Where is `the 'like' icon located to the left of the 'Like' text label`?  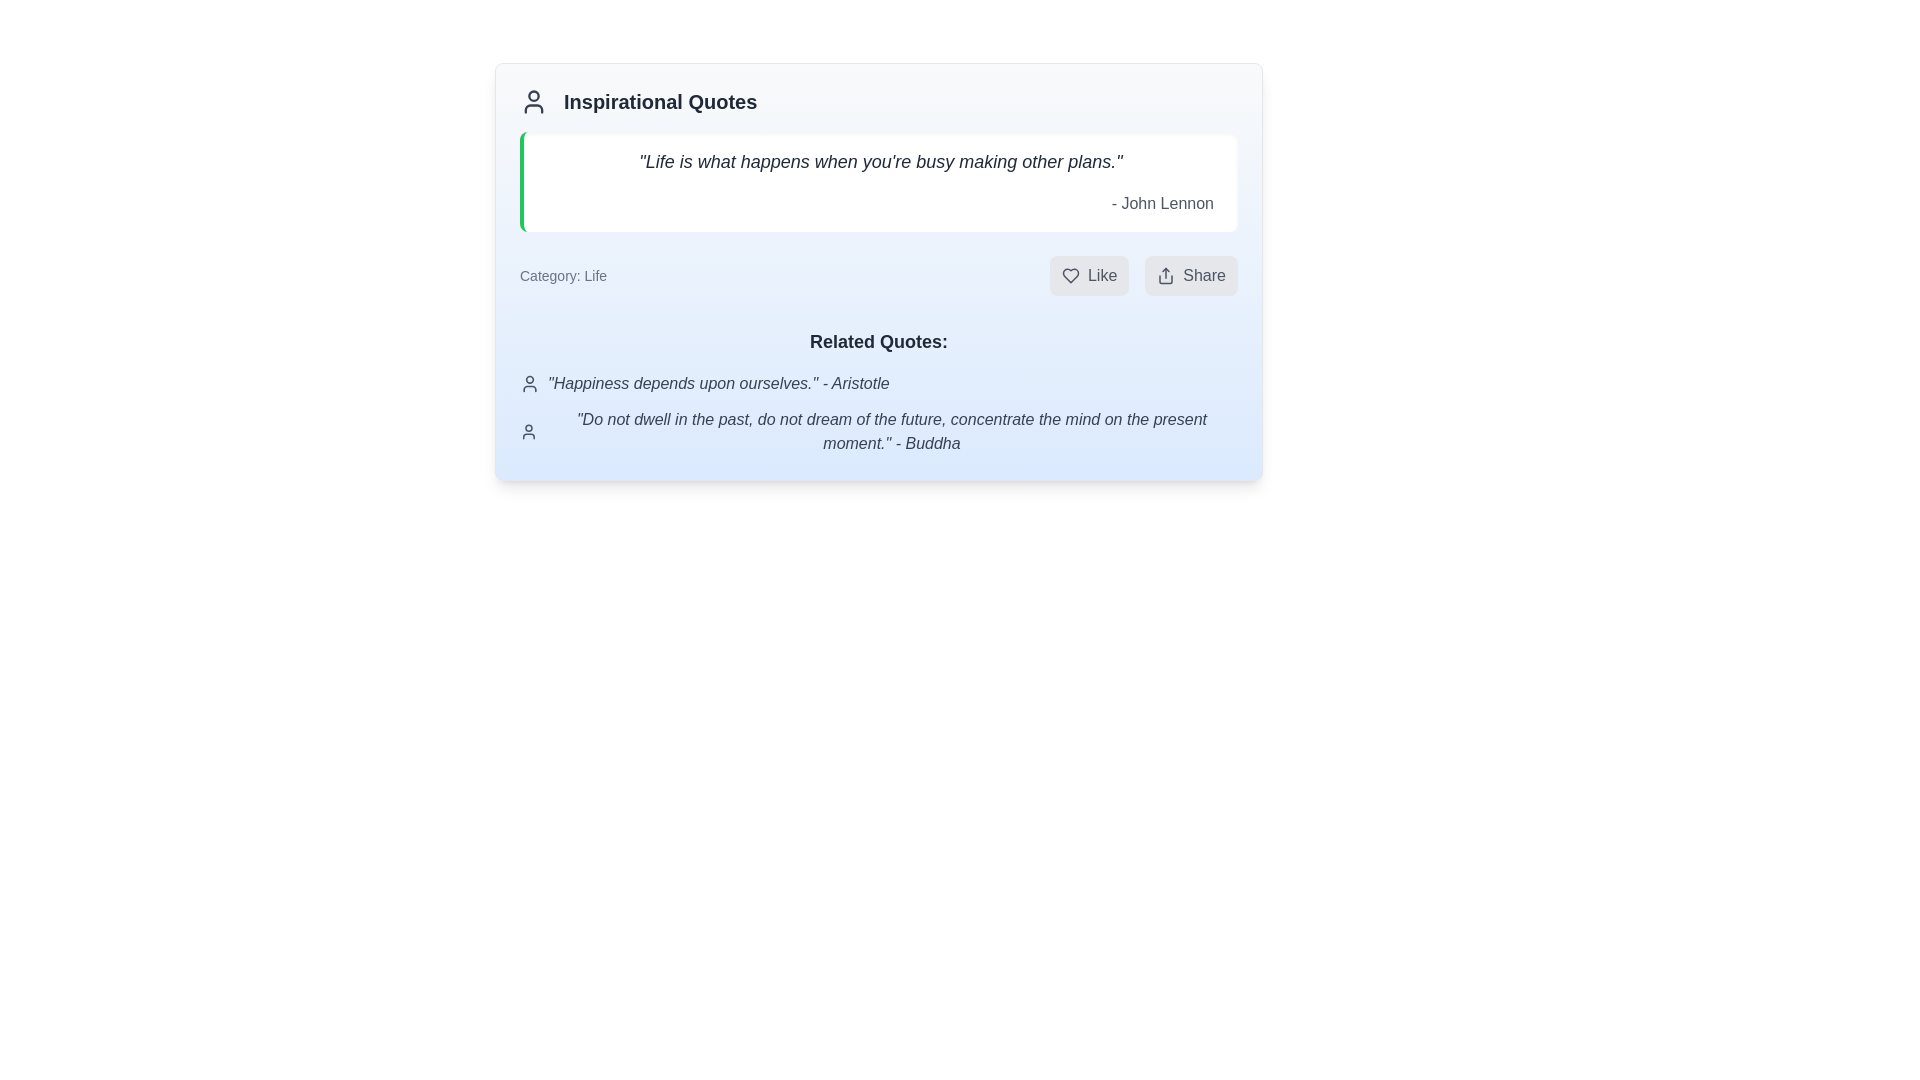 the 'like' icon located to the left of the 'Like' text label is located at coordinates (1069, 276).